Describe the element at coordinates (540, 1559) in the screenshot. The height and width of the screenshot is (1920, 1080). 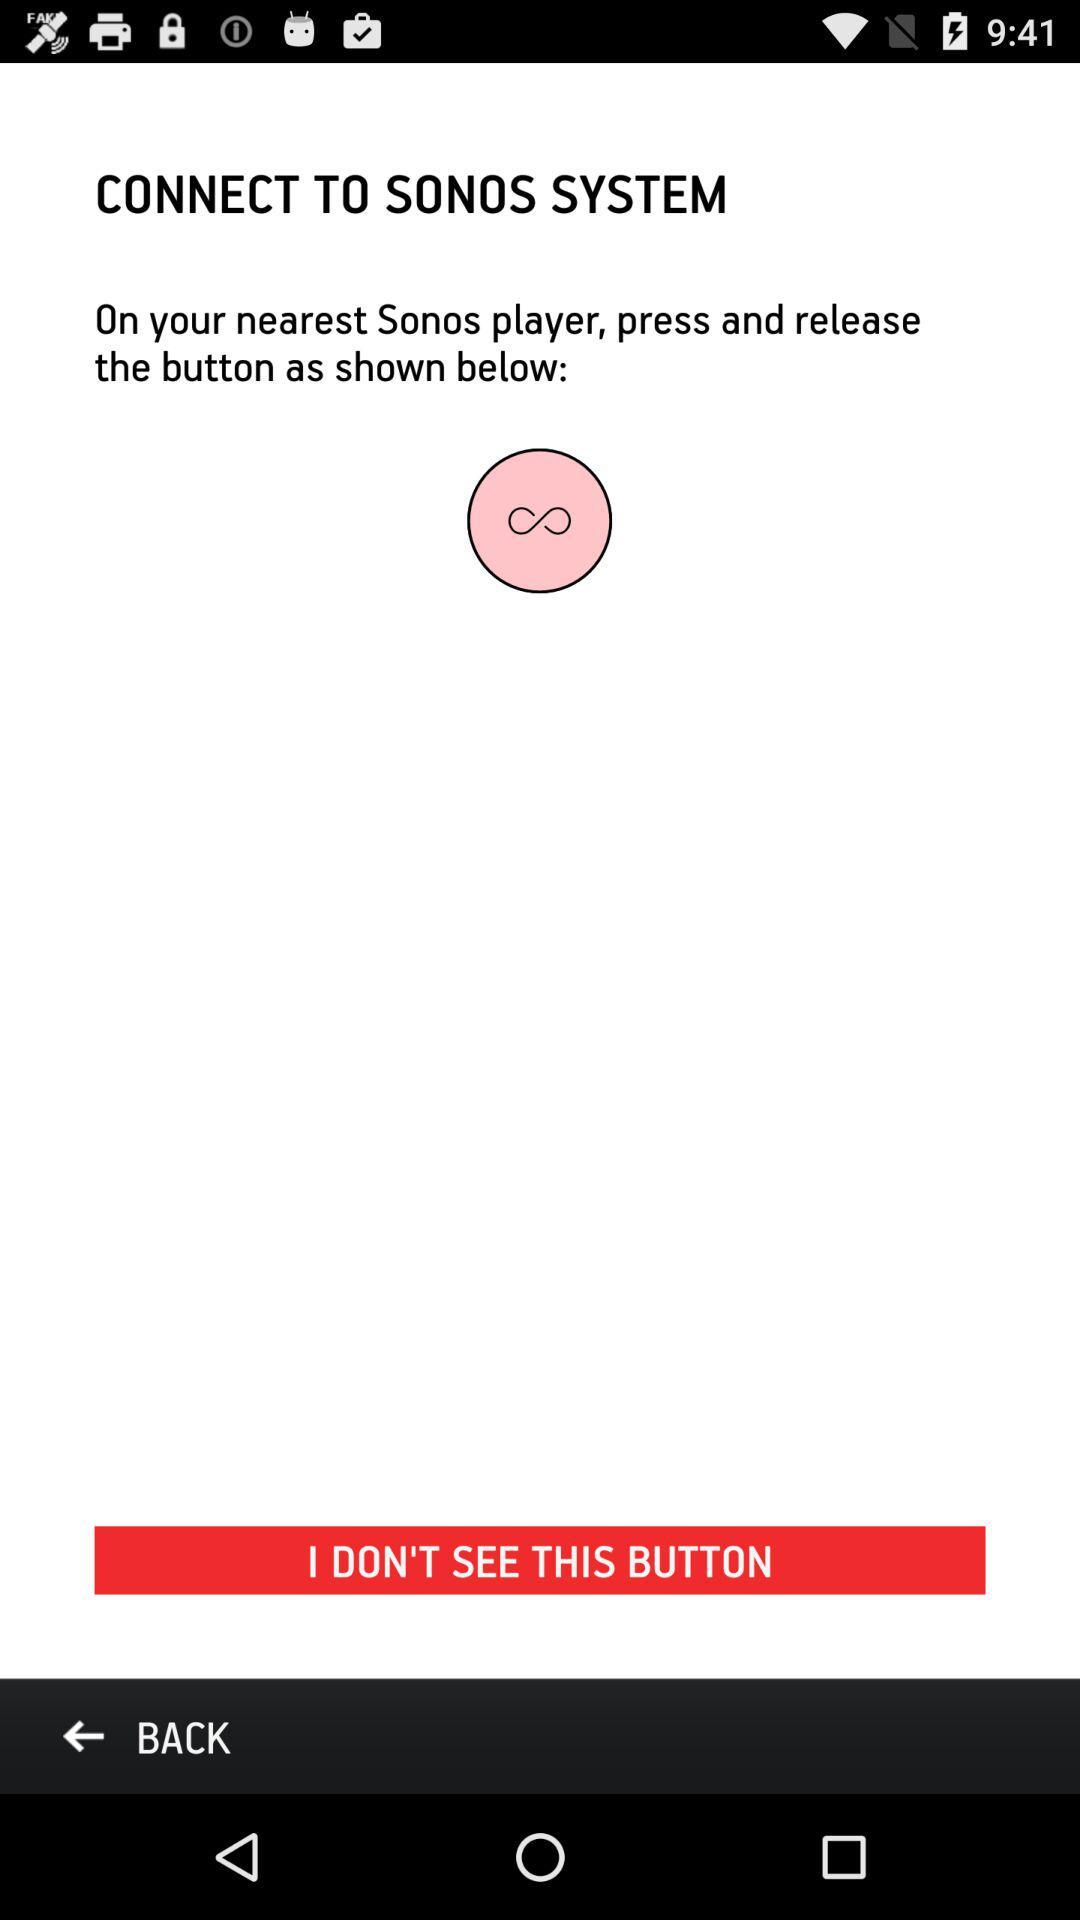
I see `the i don t at the bottom` at that location.